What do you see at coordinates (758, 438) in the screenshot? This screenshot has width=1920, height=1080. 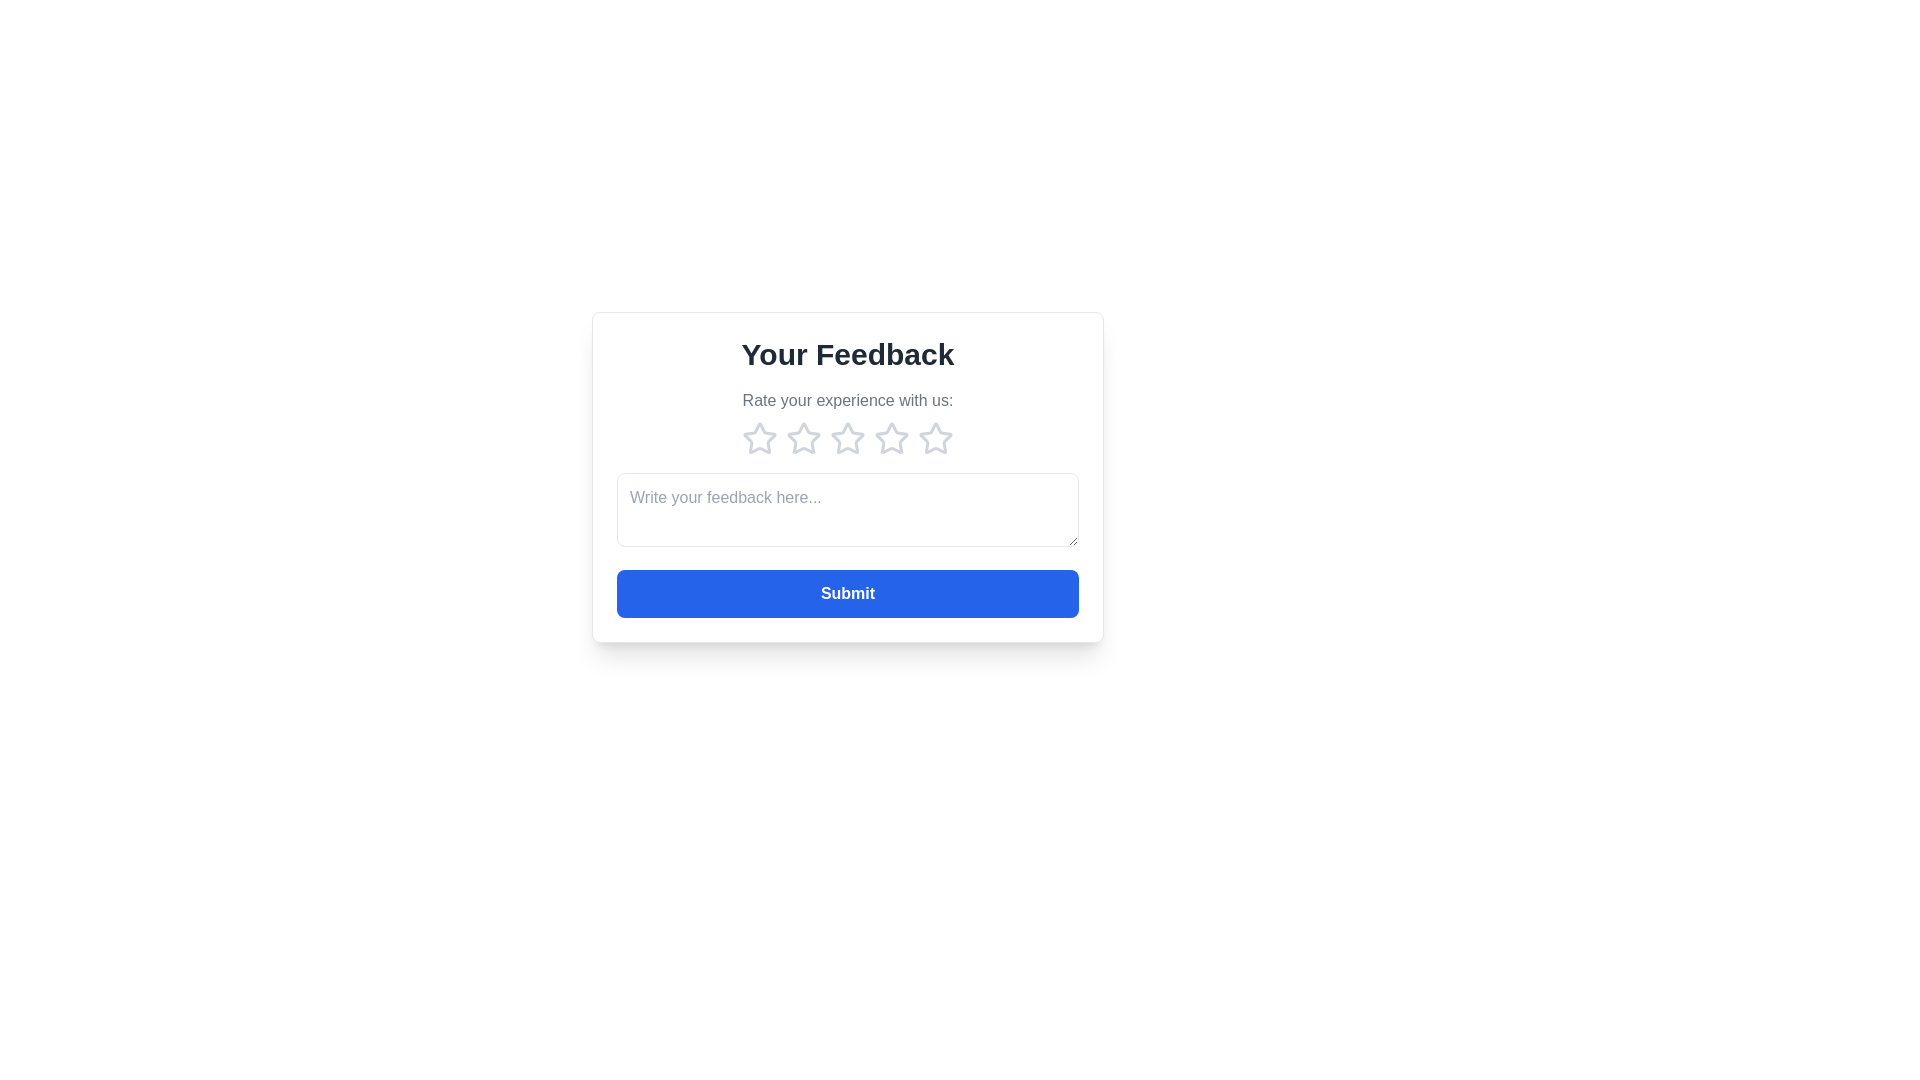 I see `the star corresponding to 1 to preview the rating` at bounding box center [758, 438].